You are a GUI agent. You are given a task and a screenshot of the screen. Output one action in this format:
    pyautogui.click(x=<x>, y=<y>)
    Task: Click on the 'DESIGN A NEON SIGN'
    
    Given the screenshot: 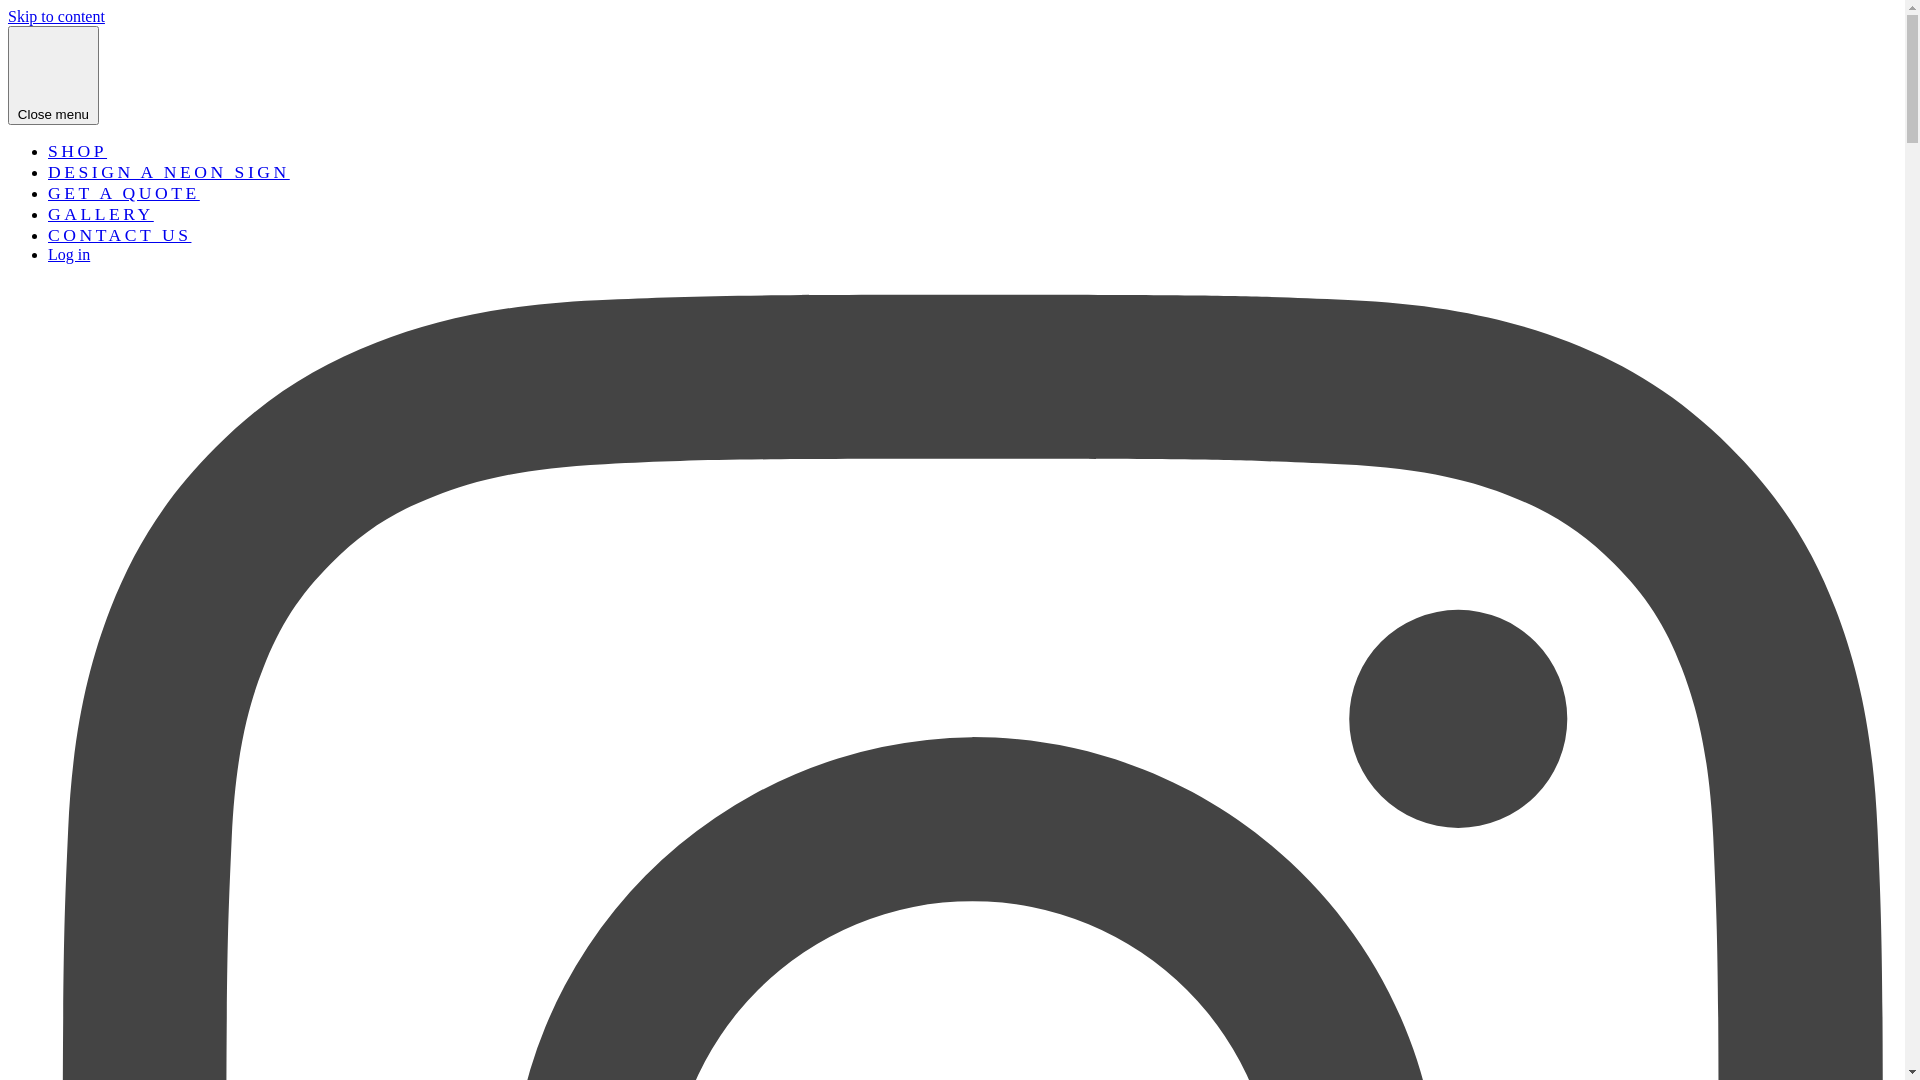 What is the action you would take?
    pyautogui.click(x=168, y=171)
    